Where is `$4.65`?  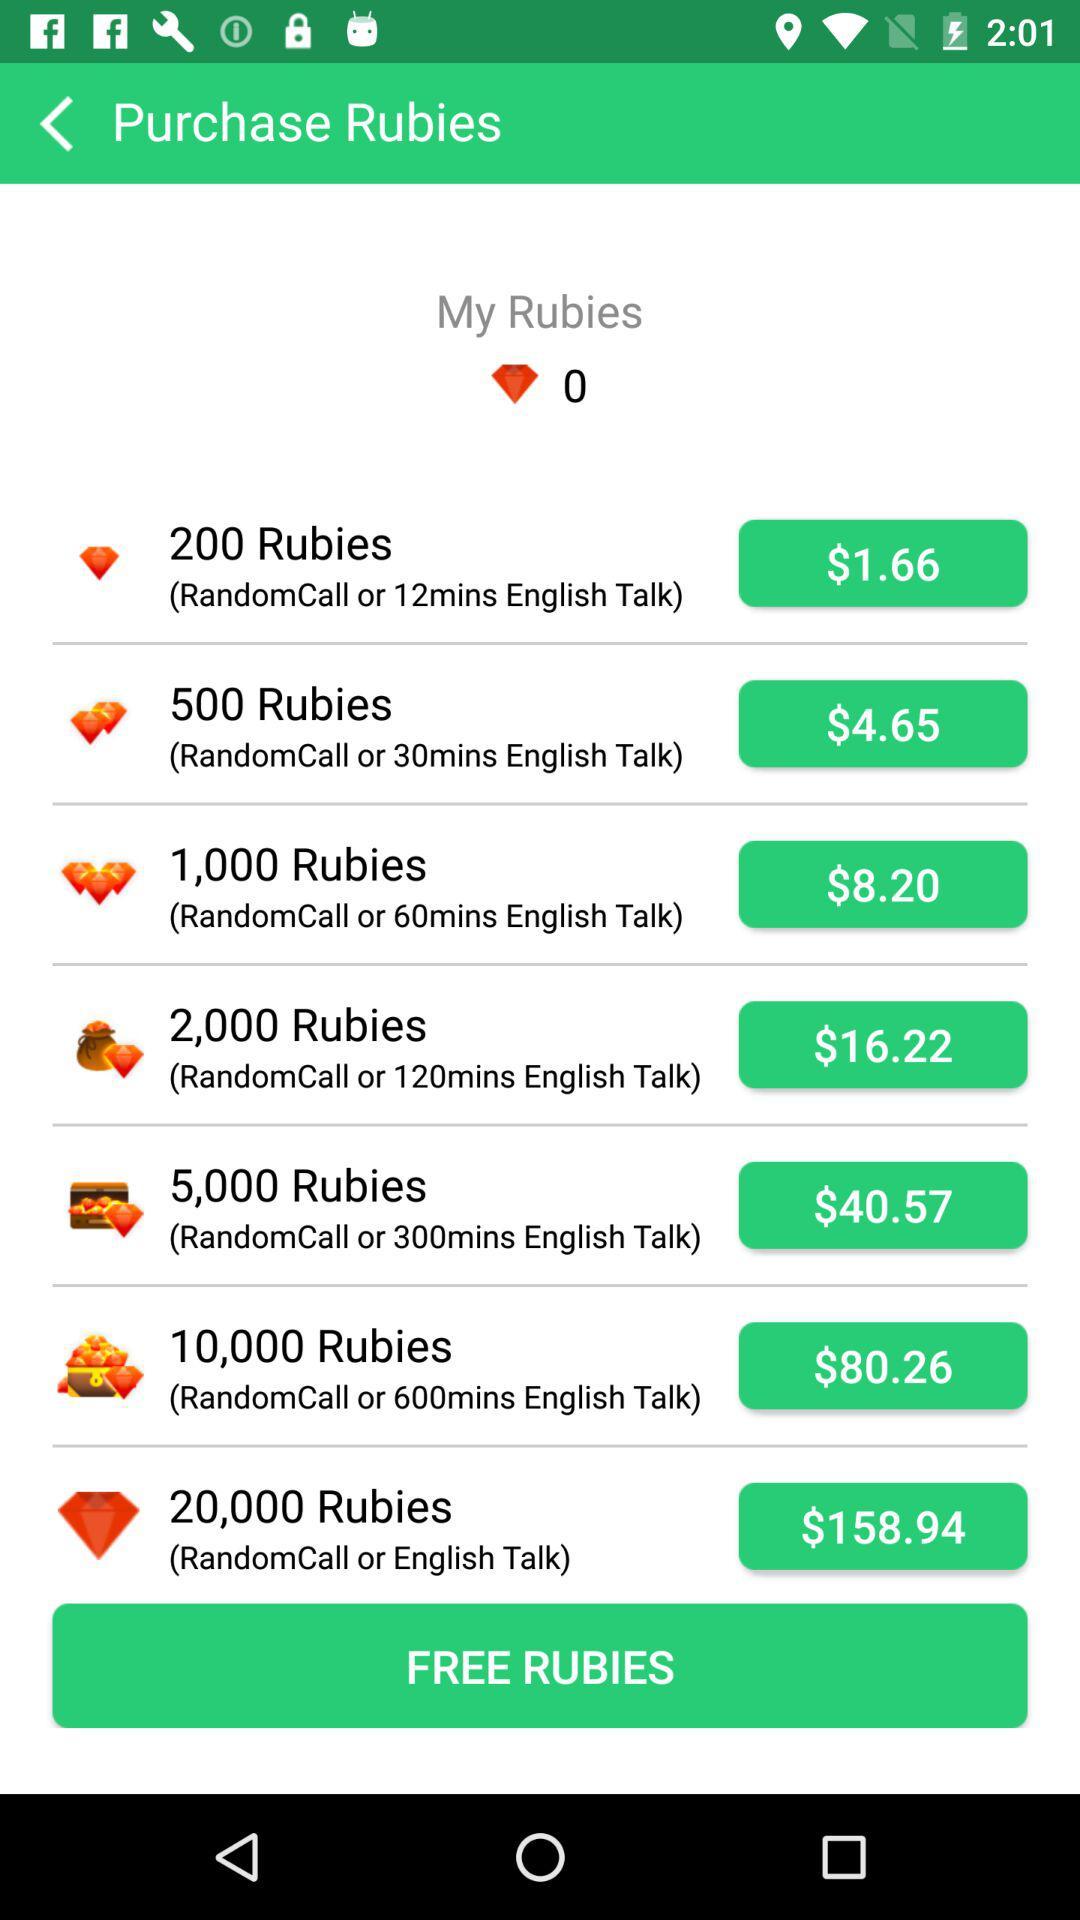
$4.65 is located at coordinates (882, 722).